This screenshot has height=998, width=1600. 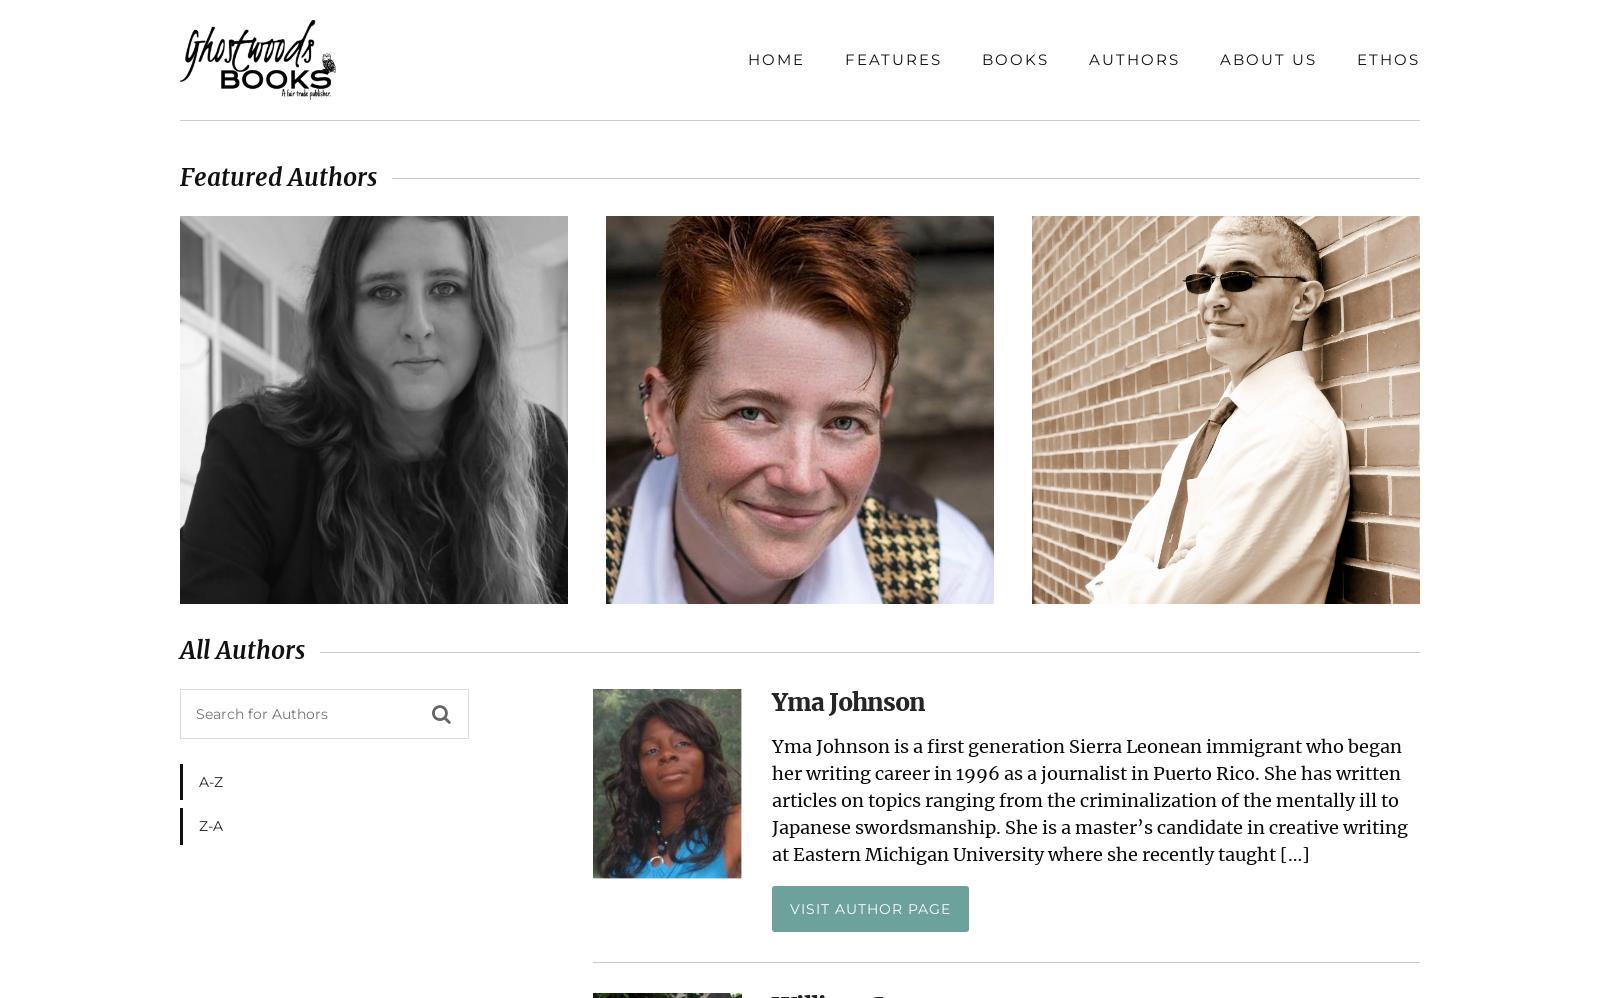 What do you see at coordinates (211, 781) in the screenshot?
I see `'A-Z'` at bounding box center [211, 781].